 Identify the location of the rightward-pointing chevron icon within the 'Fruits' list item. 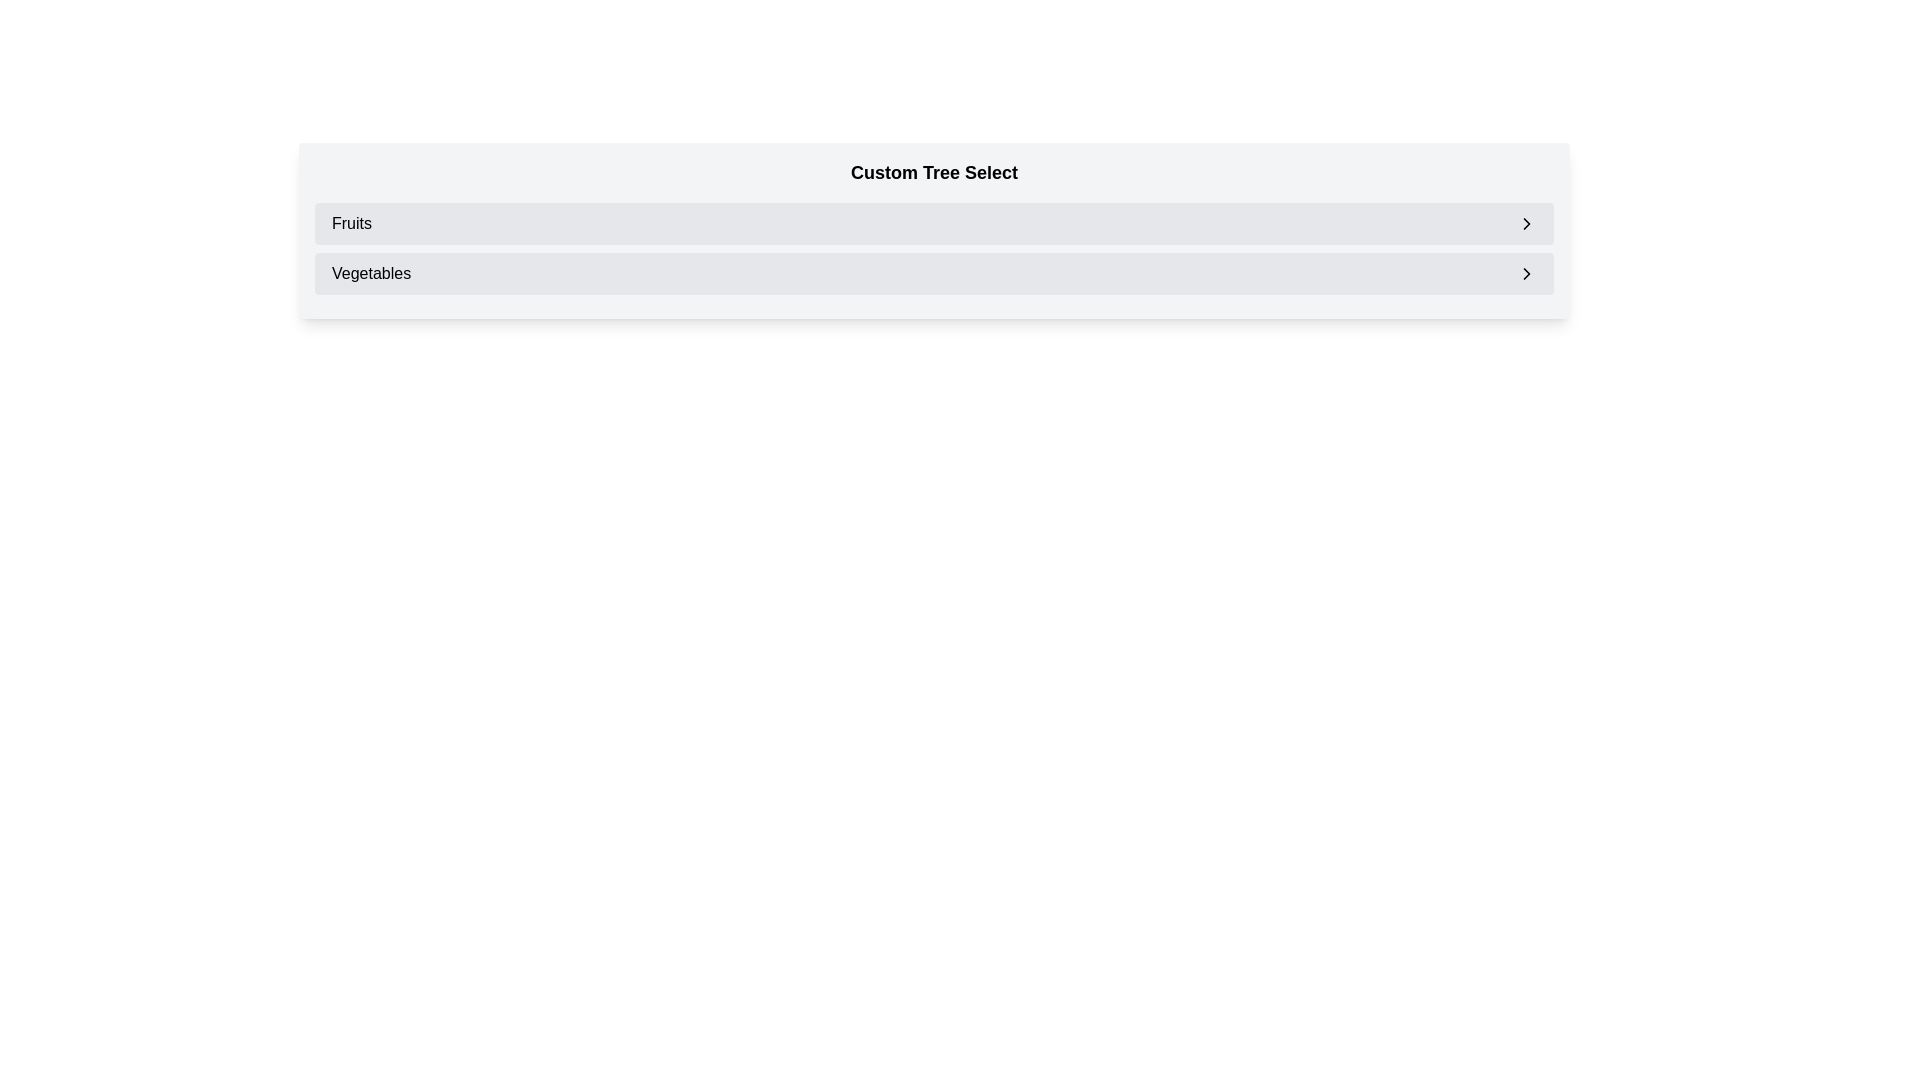
(1525, 223).